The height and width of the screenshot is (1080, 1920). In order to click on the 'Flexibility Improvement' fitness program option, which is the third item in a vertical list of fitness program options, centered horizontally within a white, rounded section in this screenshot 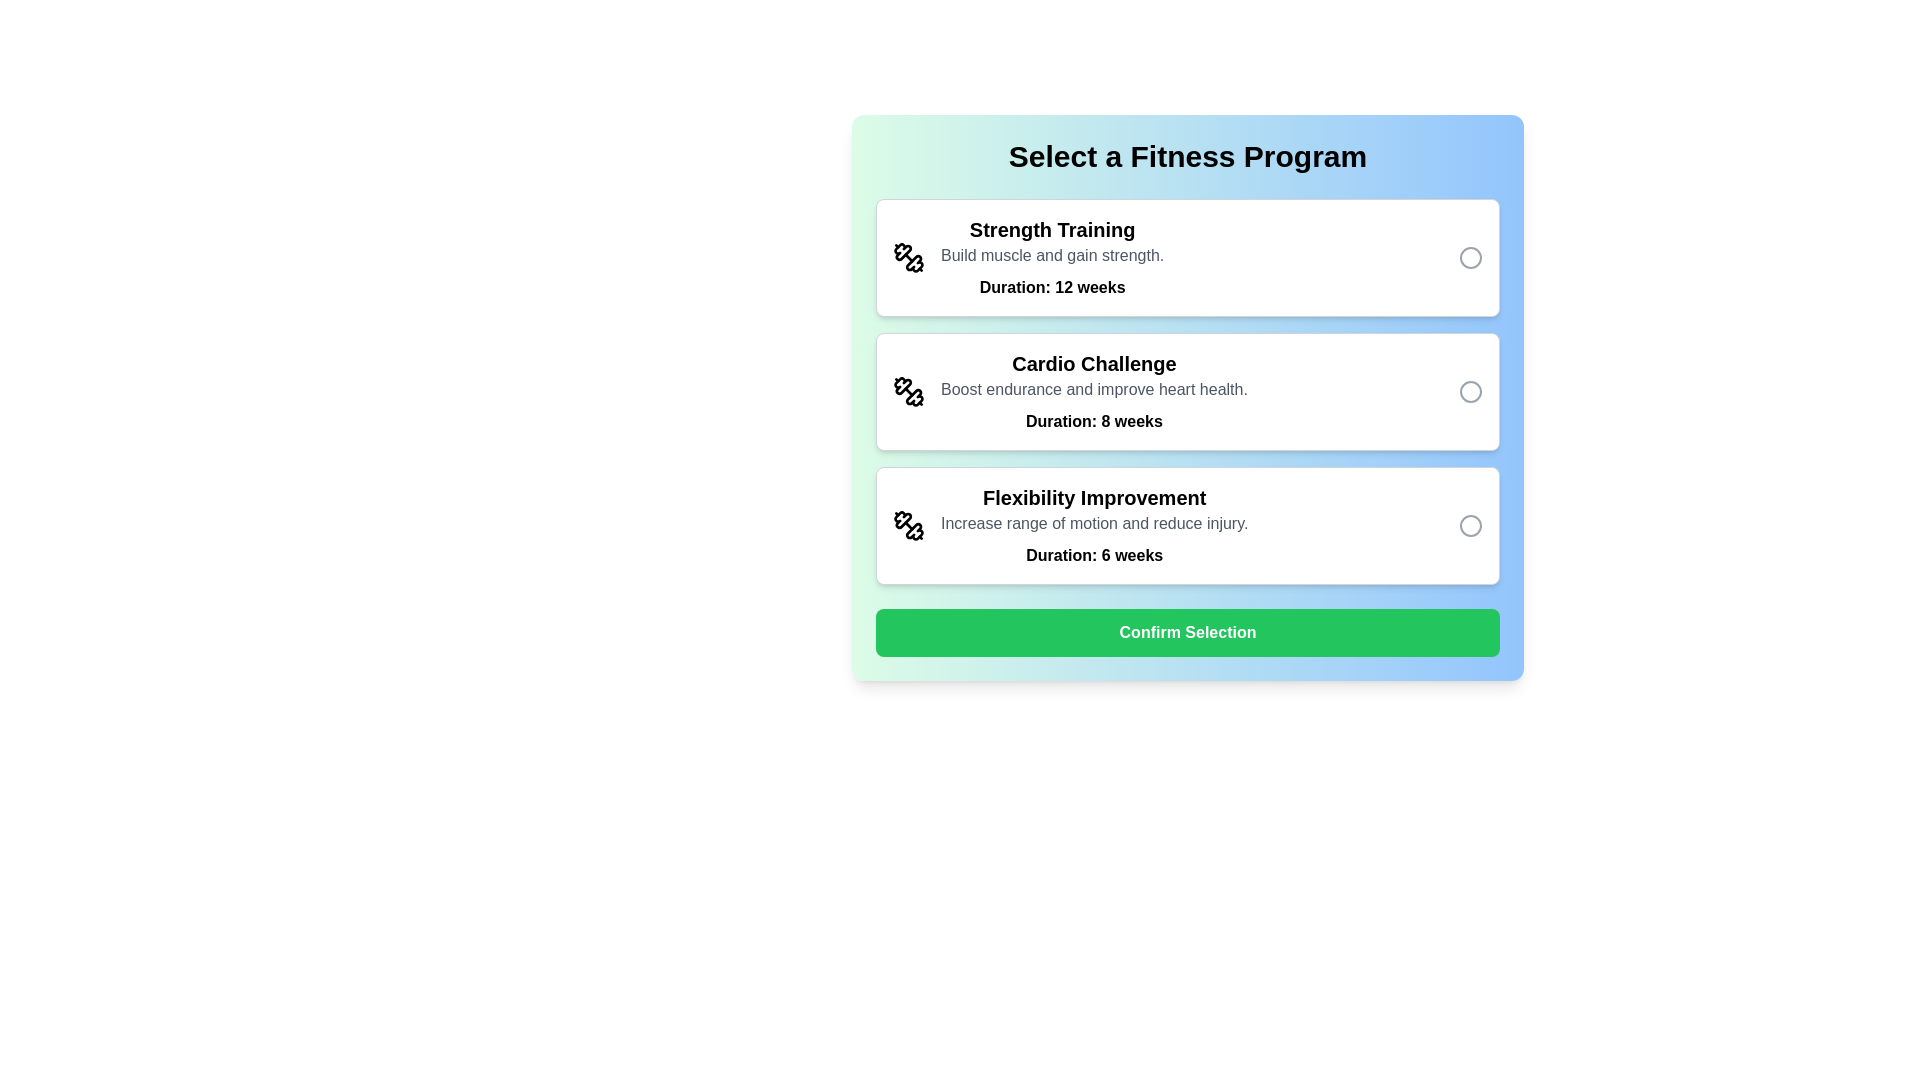, I will do `click(1093, 524)`.